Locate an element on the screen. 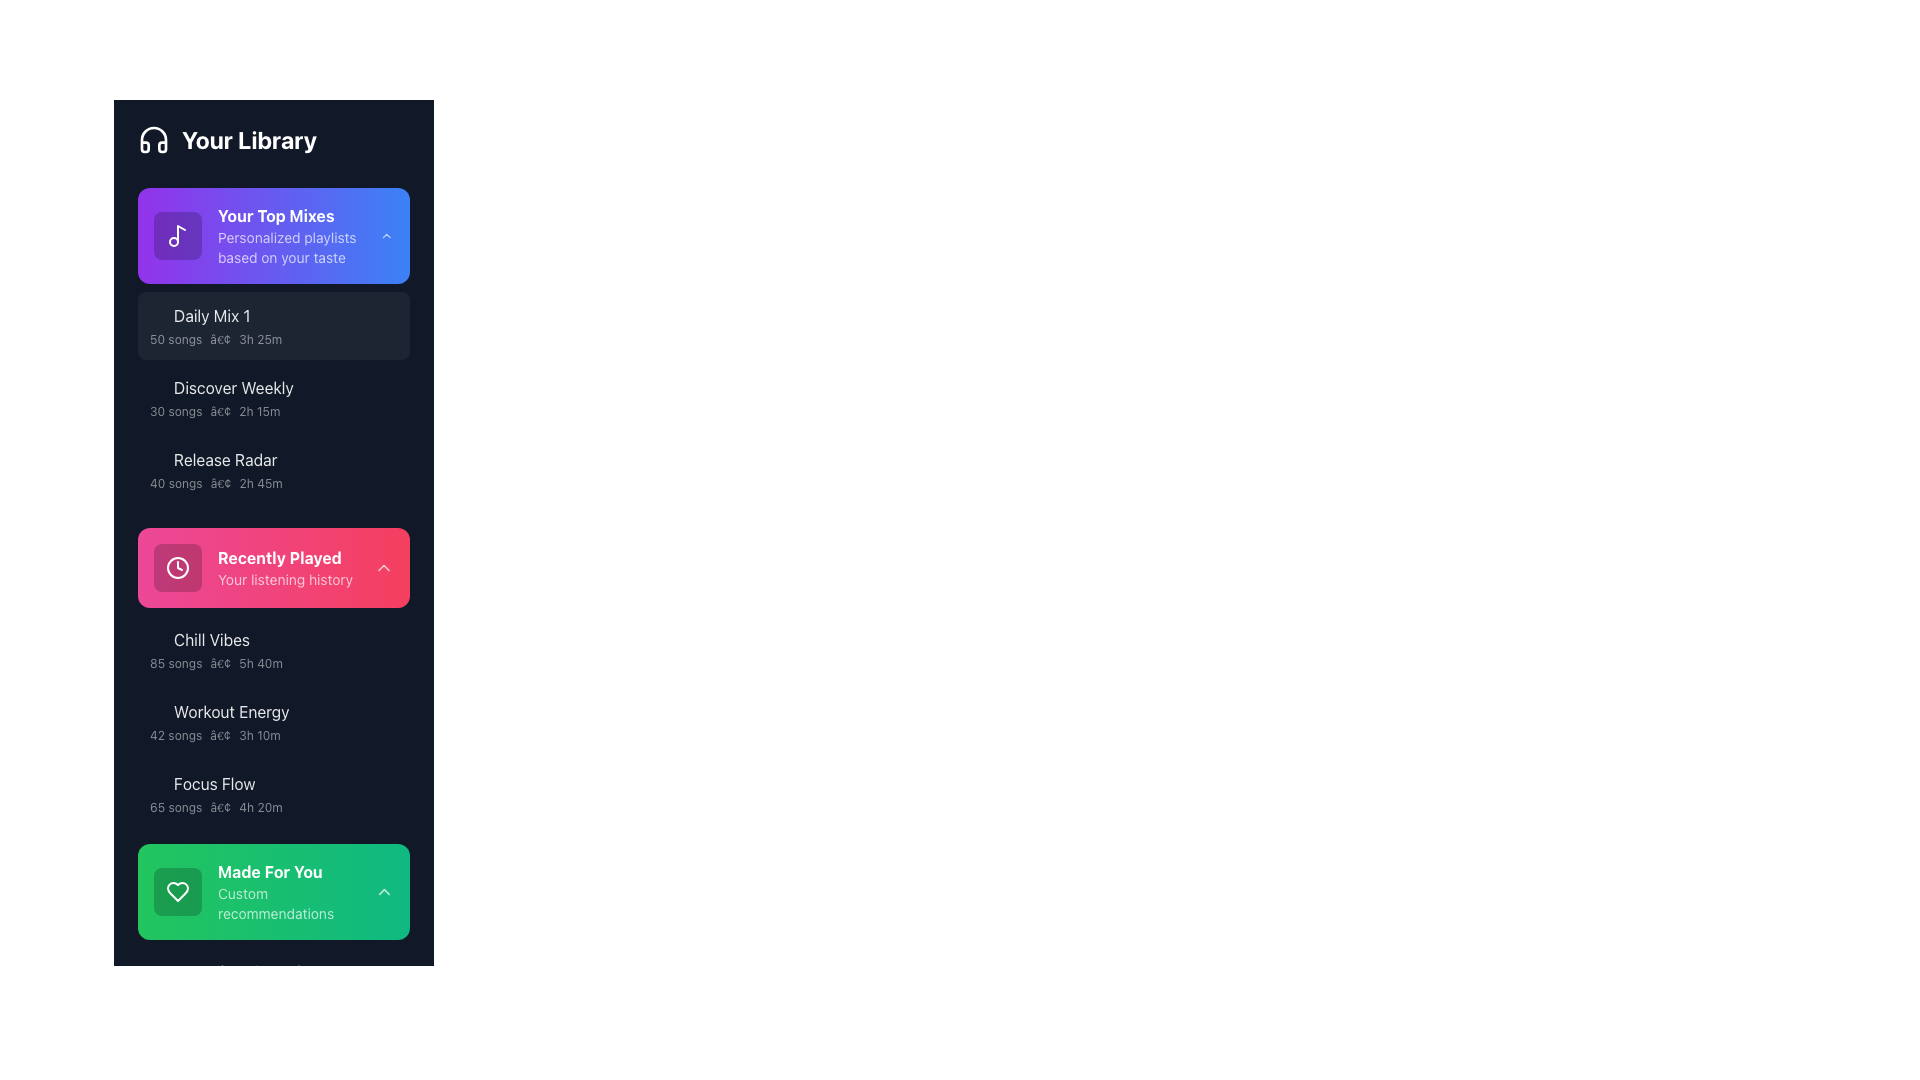  the bullet point text separator that visually divides the textual elements '40 songs' and '2h 45m' is located at coordinates (220, 483).